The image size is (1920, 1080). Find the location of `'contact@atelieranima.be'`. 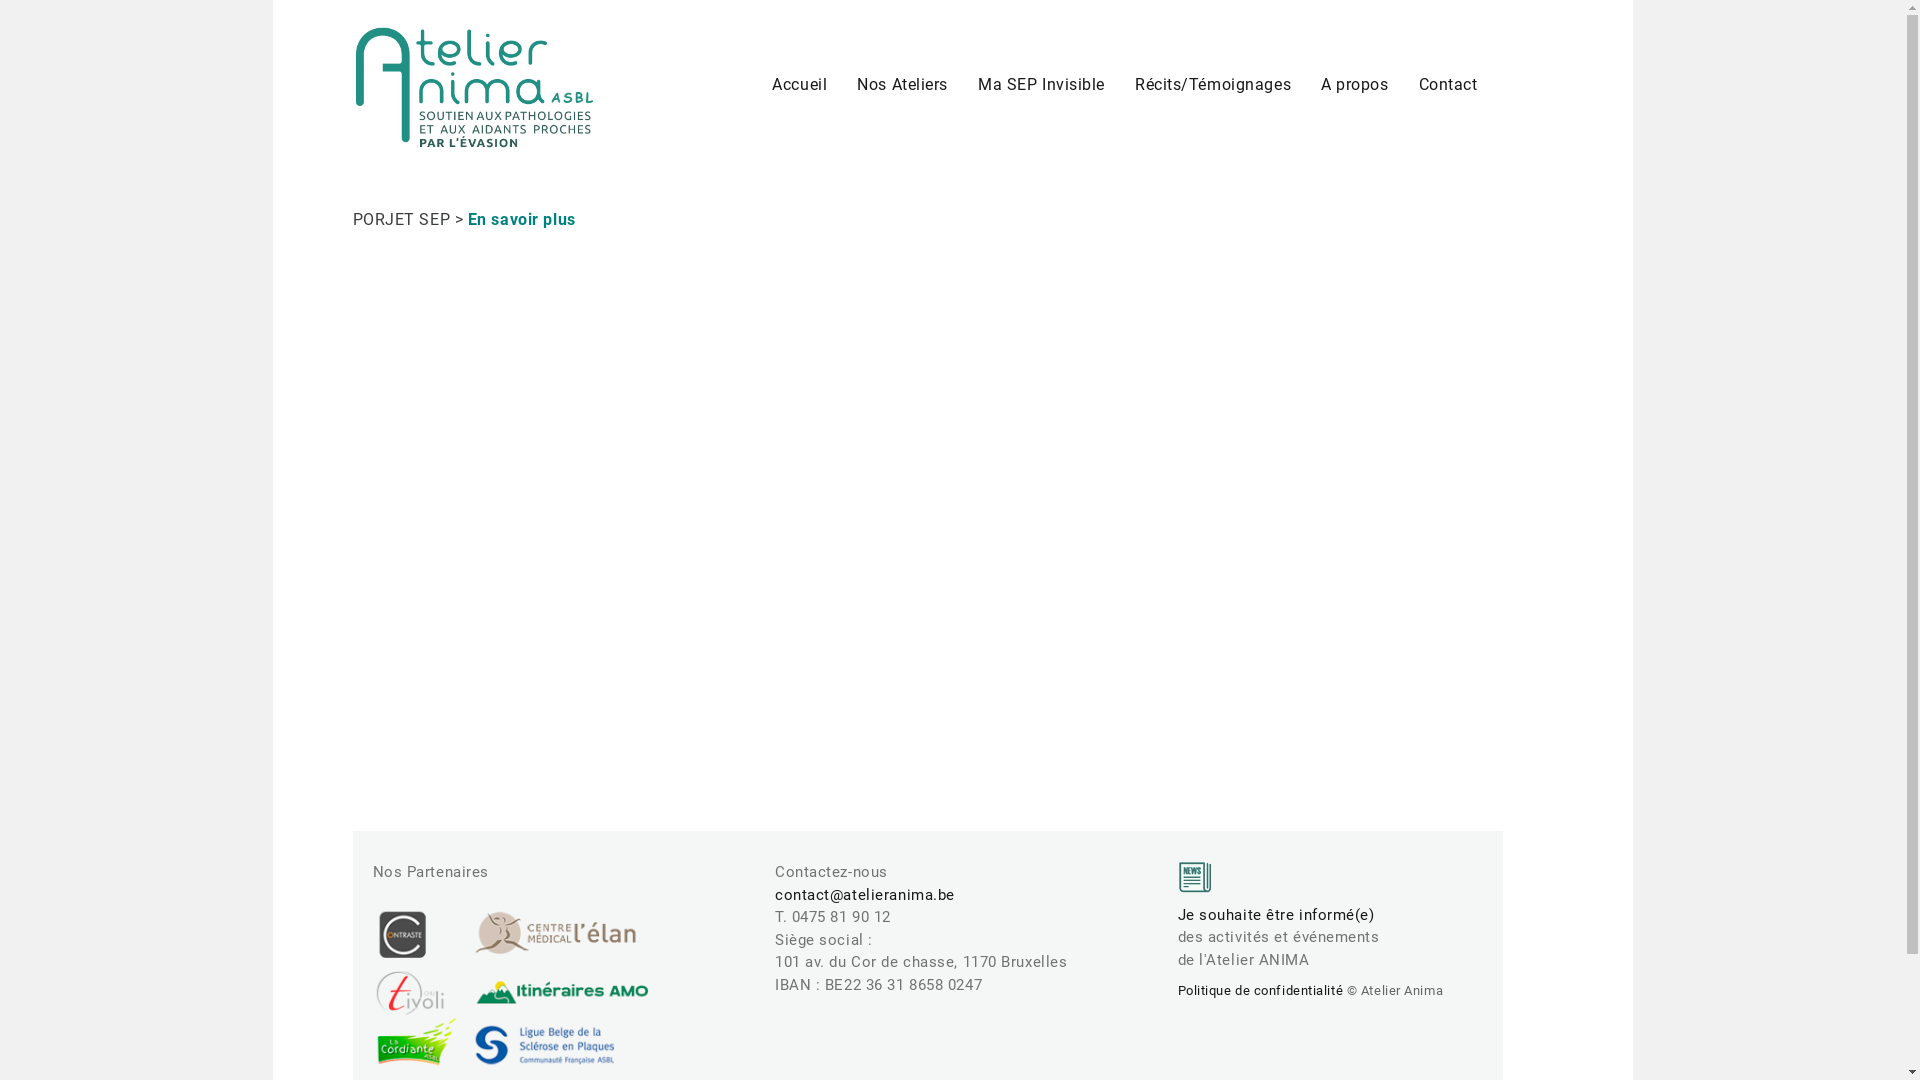

'contact@atelieranima.be' is located at coordinates (864, 894).